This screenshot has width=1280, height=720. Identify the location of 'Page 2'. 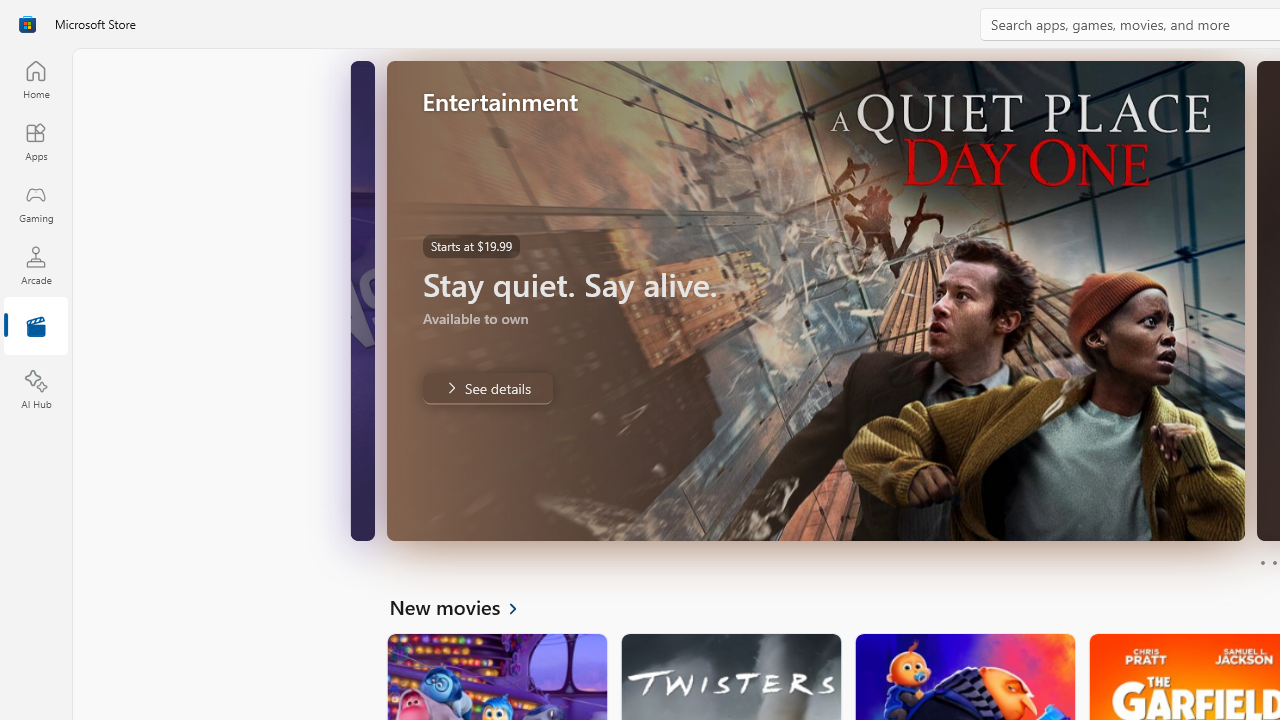
(1273, 563).